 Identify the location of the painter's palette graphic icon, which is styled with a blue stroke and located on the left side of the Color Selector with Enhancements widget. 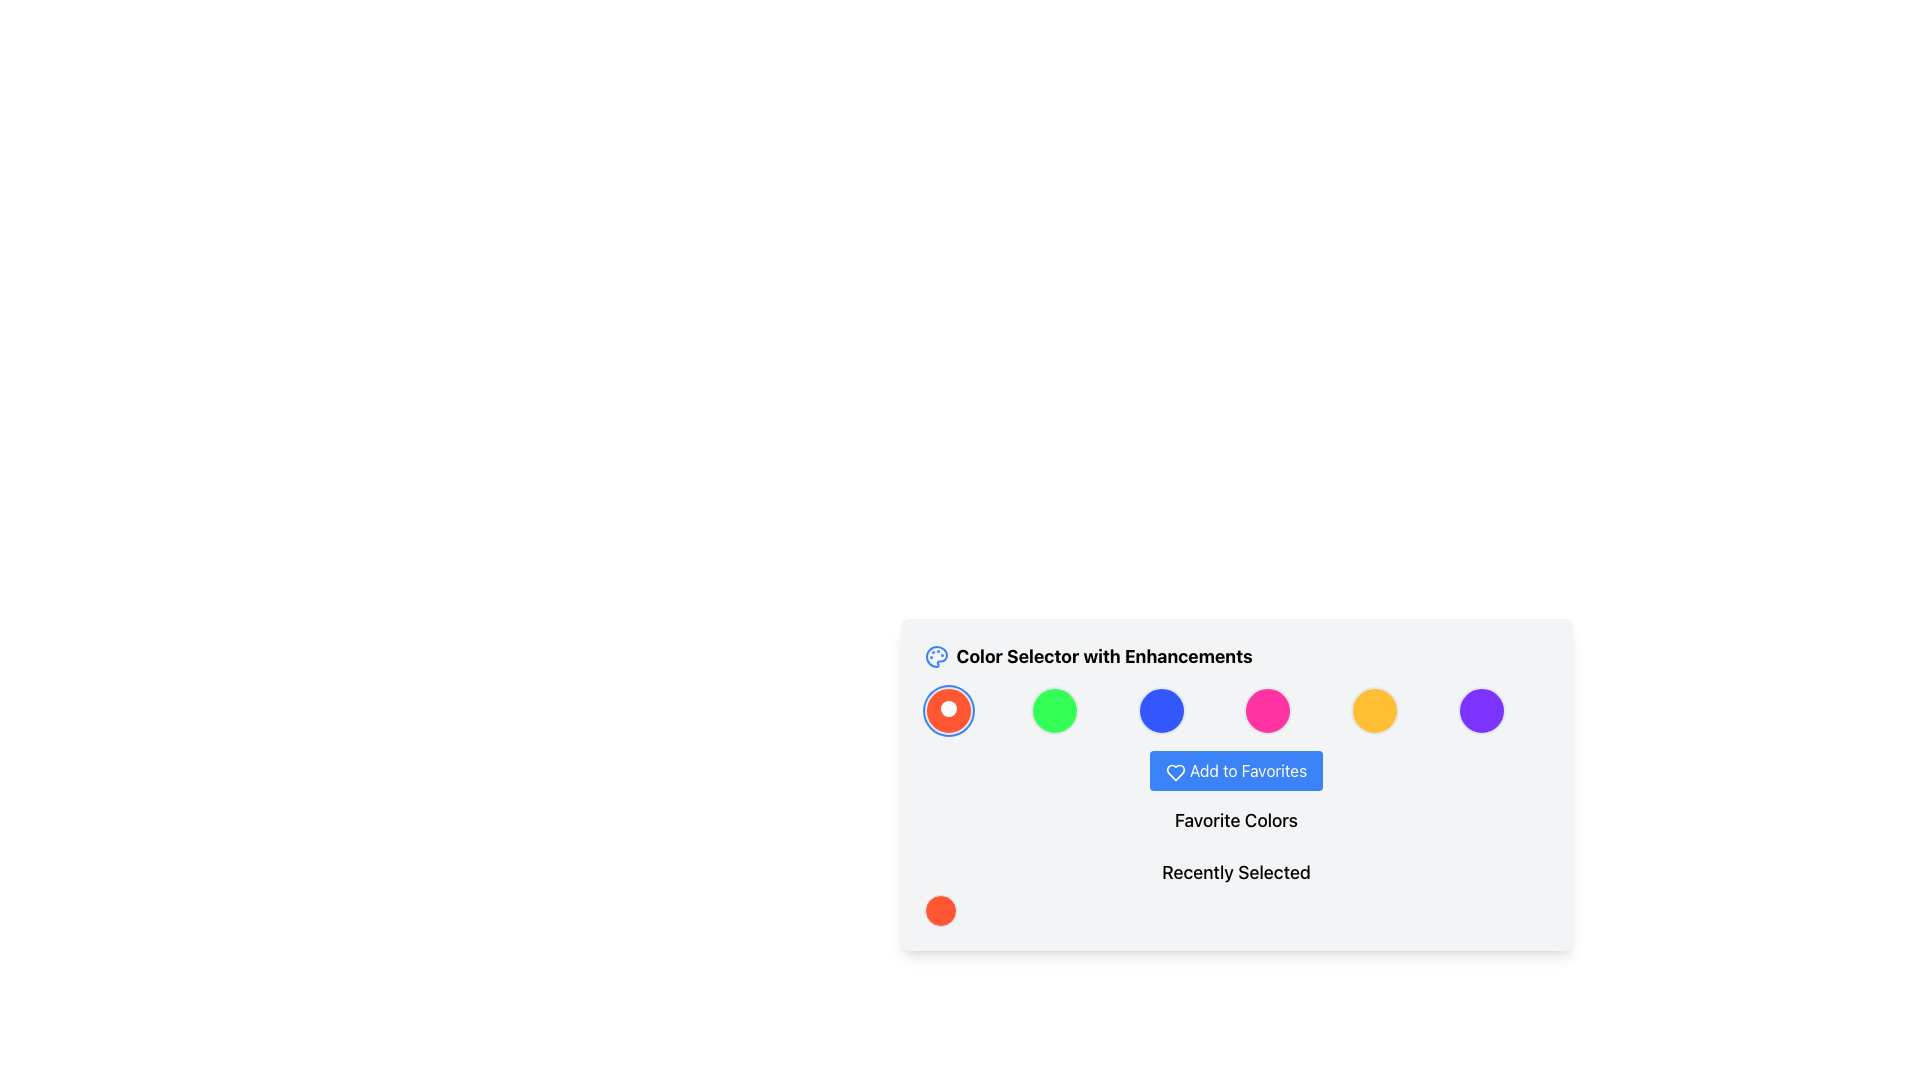
(935, 656).